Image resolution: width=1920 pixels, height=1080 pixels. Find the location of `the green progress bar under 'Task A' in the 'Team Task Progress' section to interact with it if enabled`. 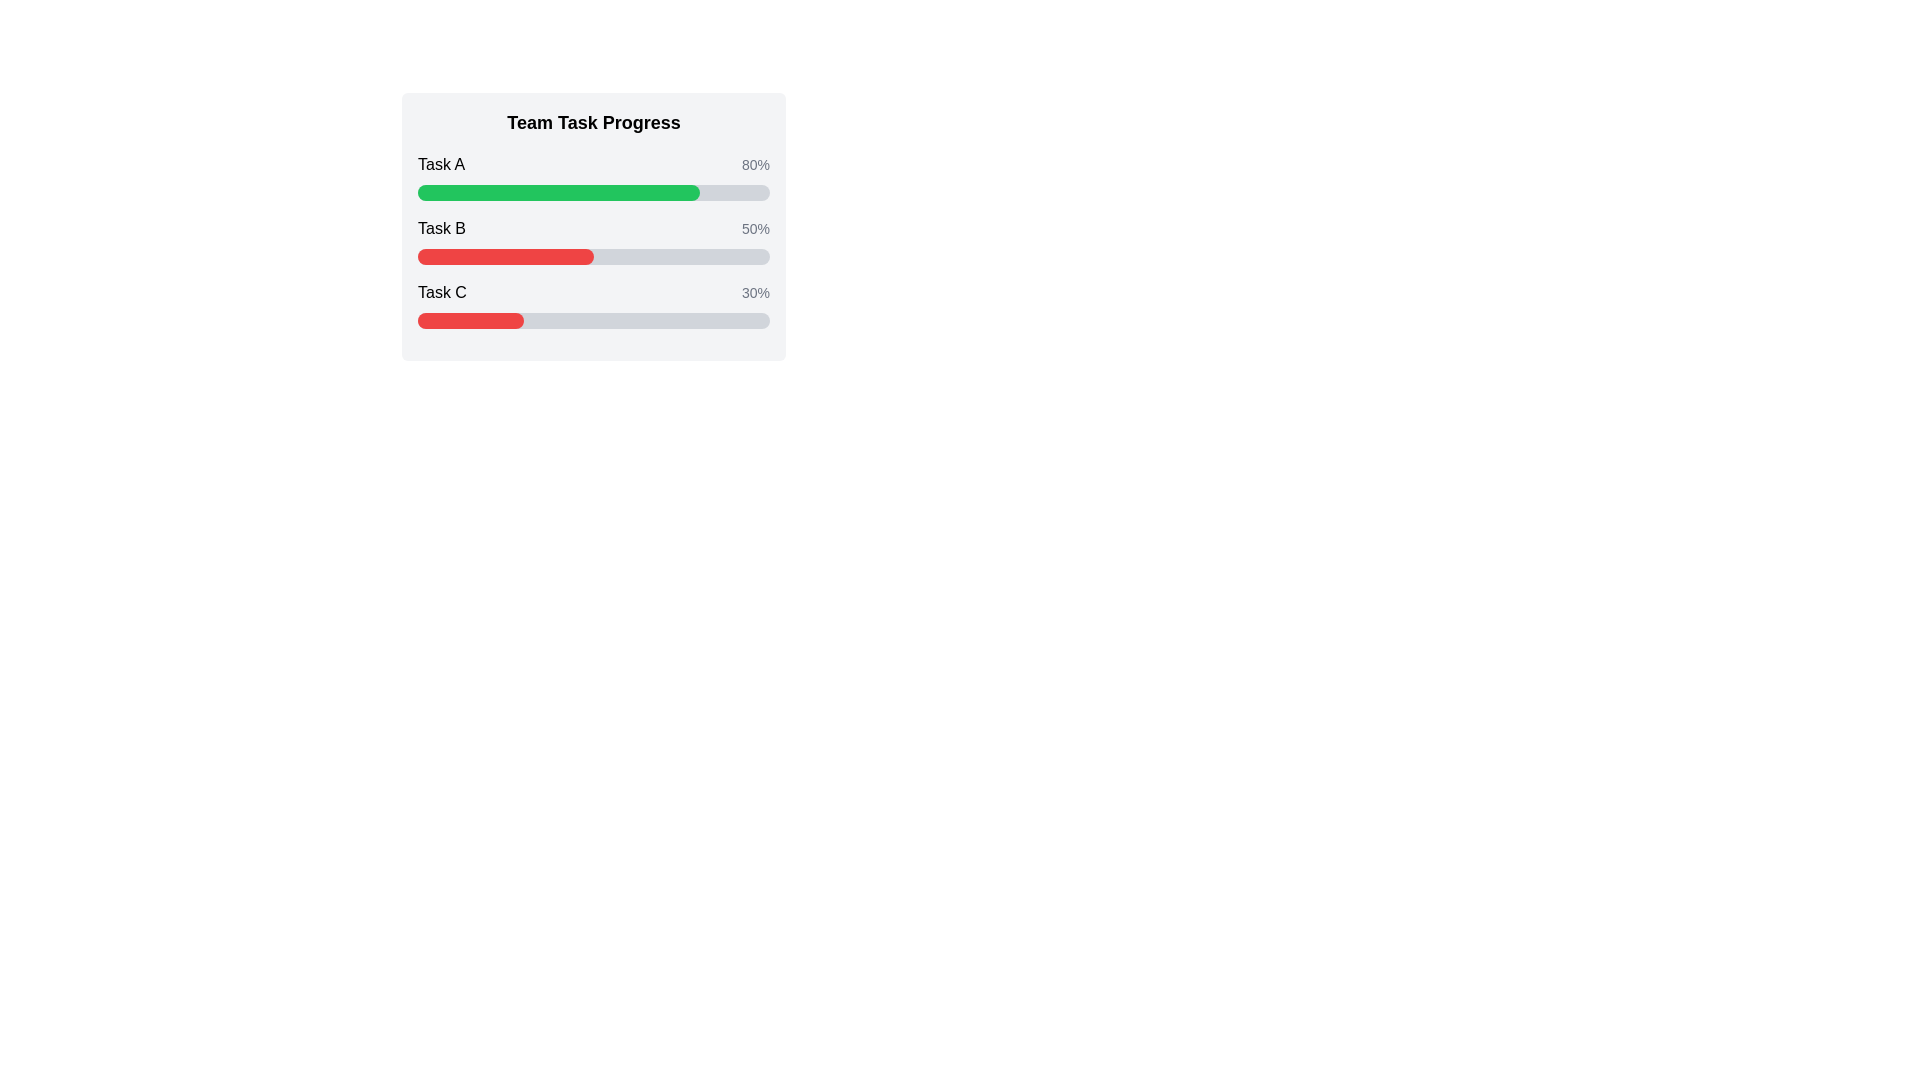

the green progress bar under 'Task A' in the 'Team Task Progress' section to interact with it if enabled is located at coordinates (558, 192).